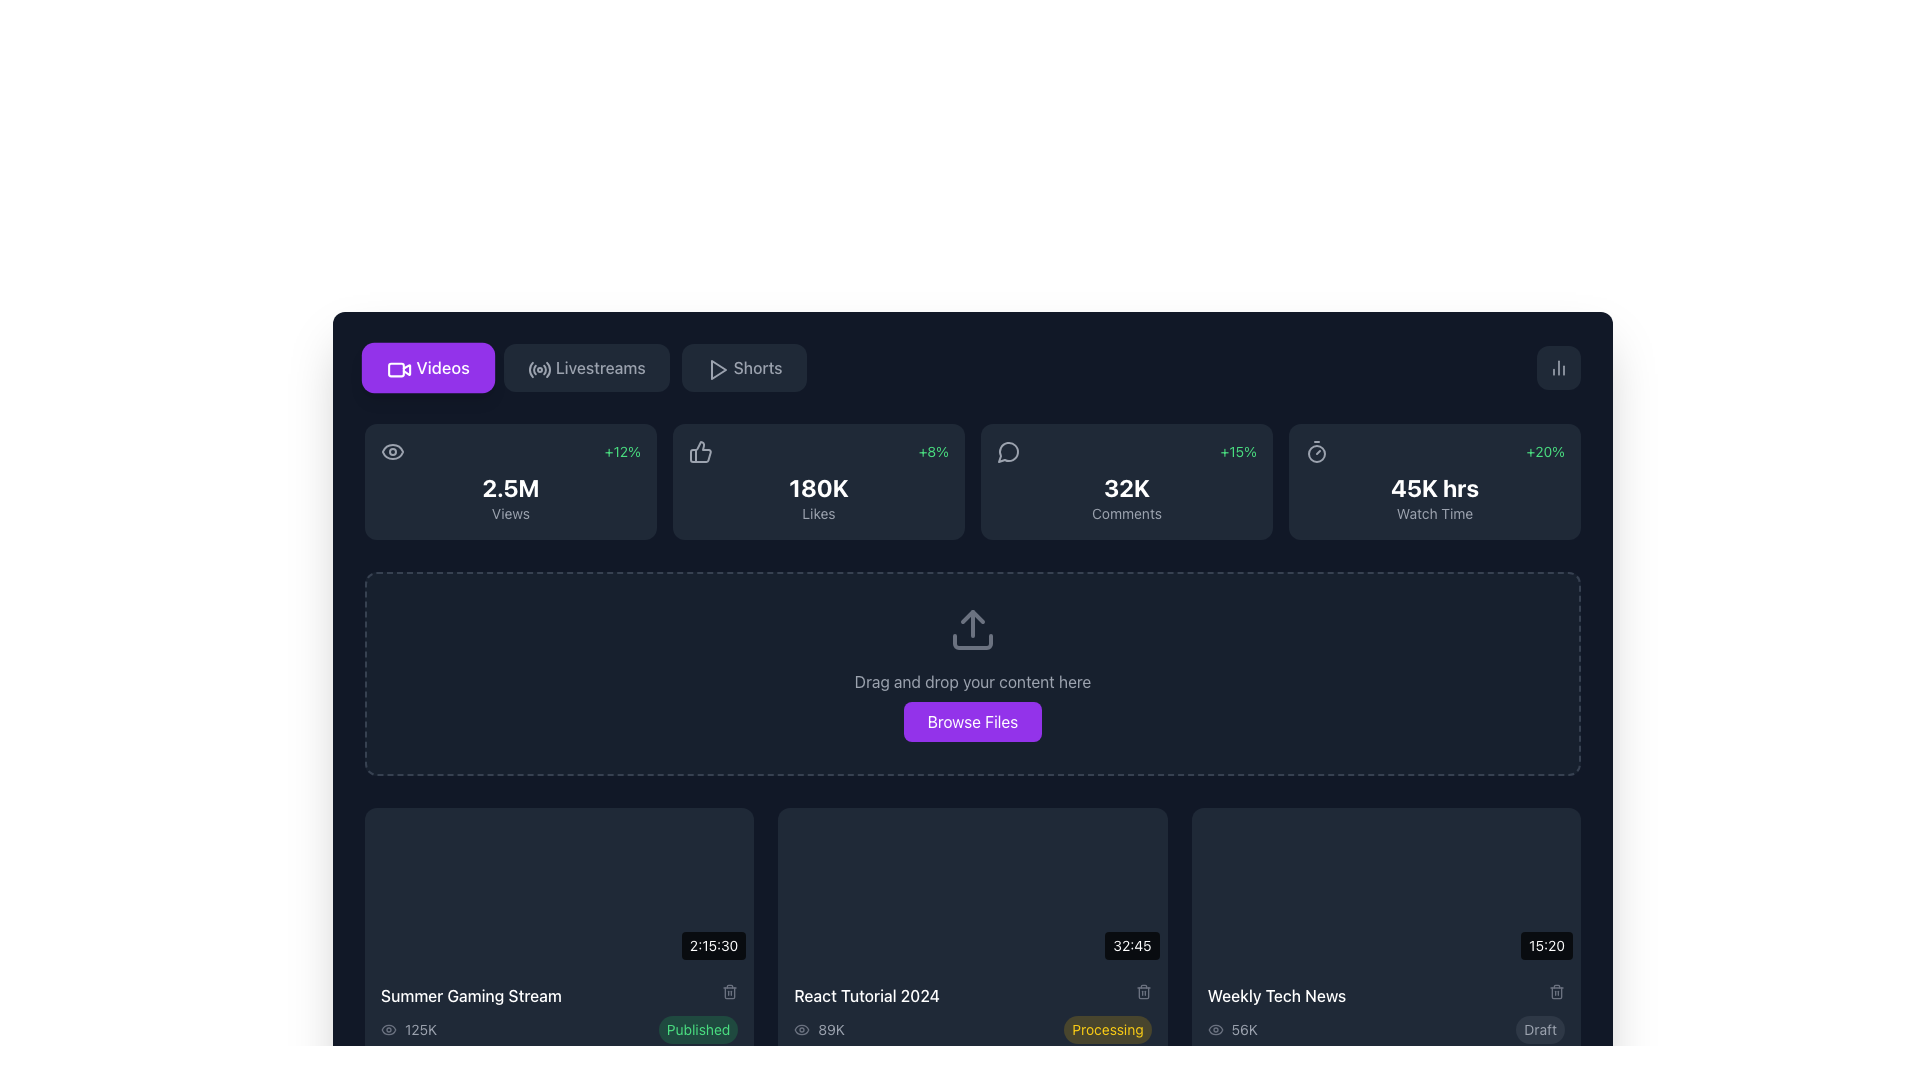  Describe the element at coordinates (1434, 488) in the screenshot. I see `the Text label displaying '45K hrs' which indicates the total time watched, located in the top-right corner of the metrics section above the 'Watch Time' label` at that location.